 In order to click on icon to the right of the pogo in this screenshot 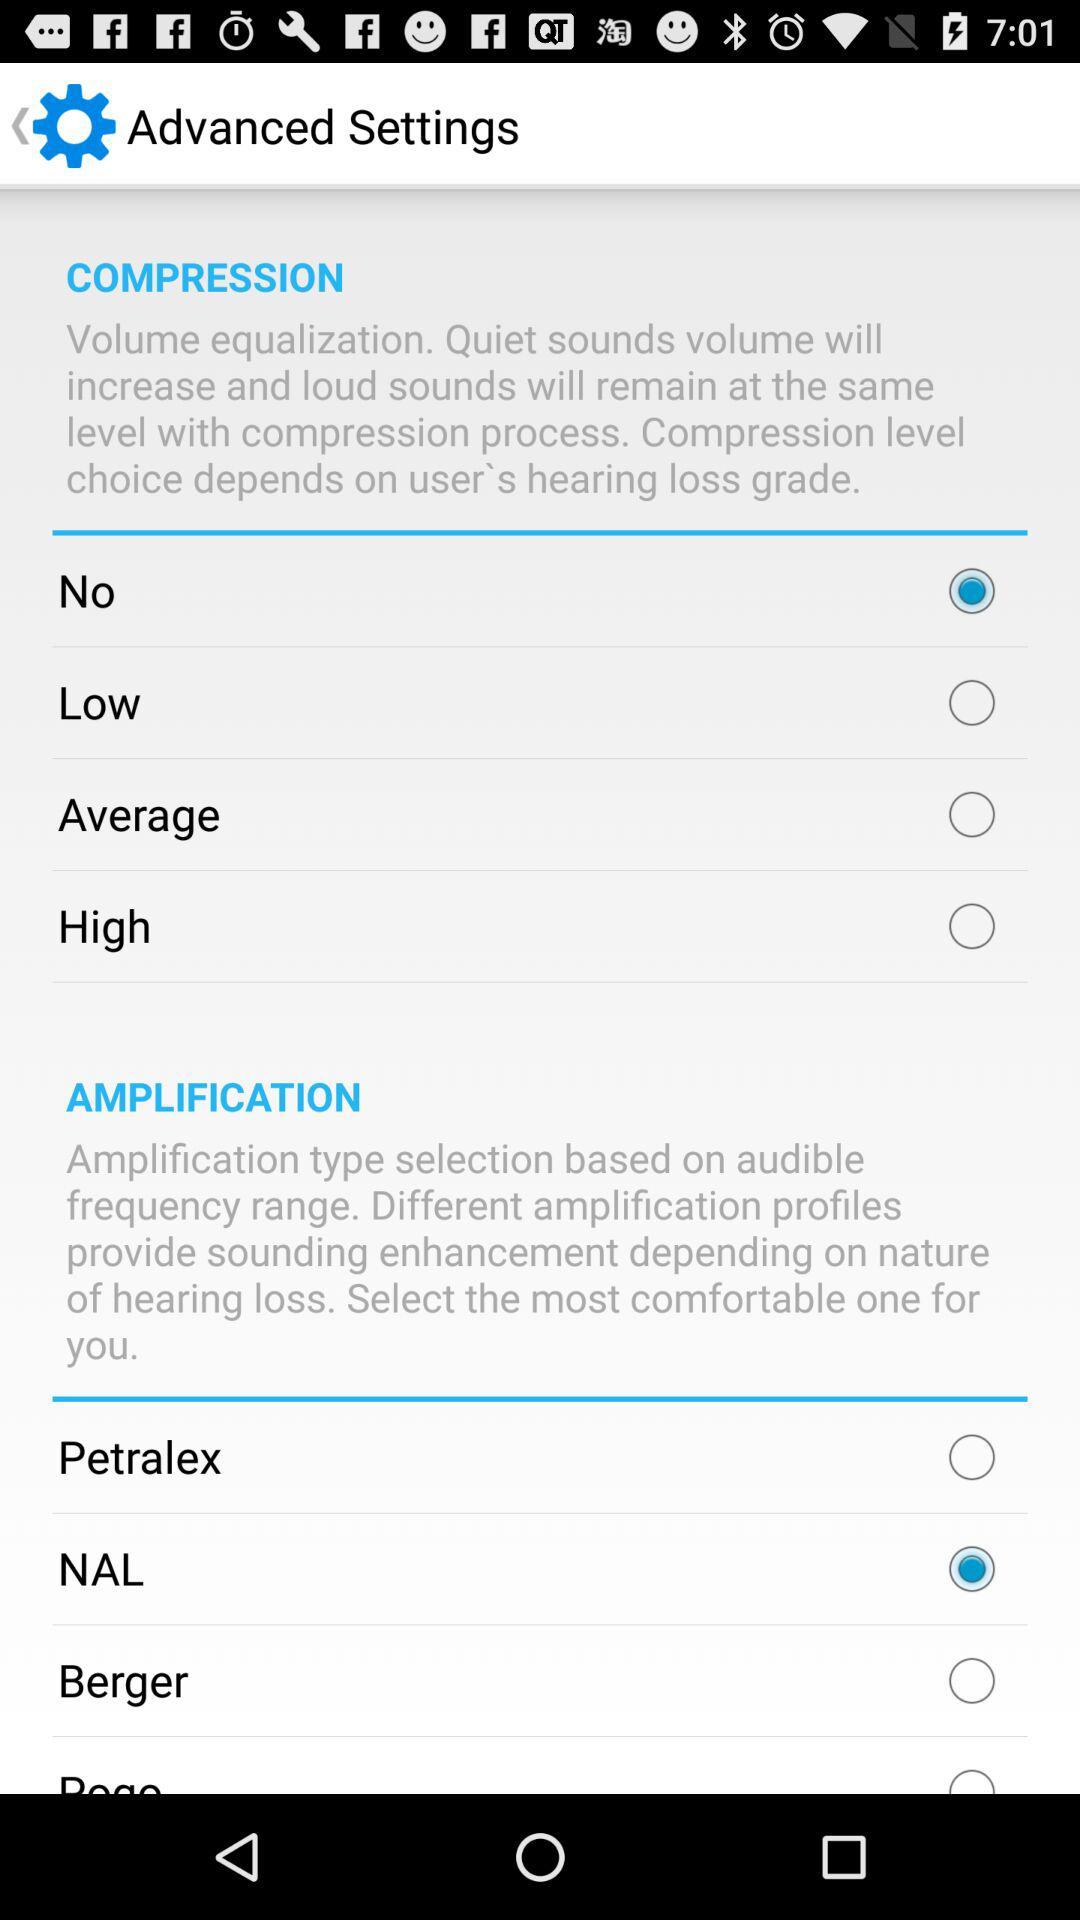, I will do `click(971, 1772)`.